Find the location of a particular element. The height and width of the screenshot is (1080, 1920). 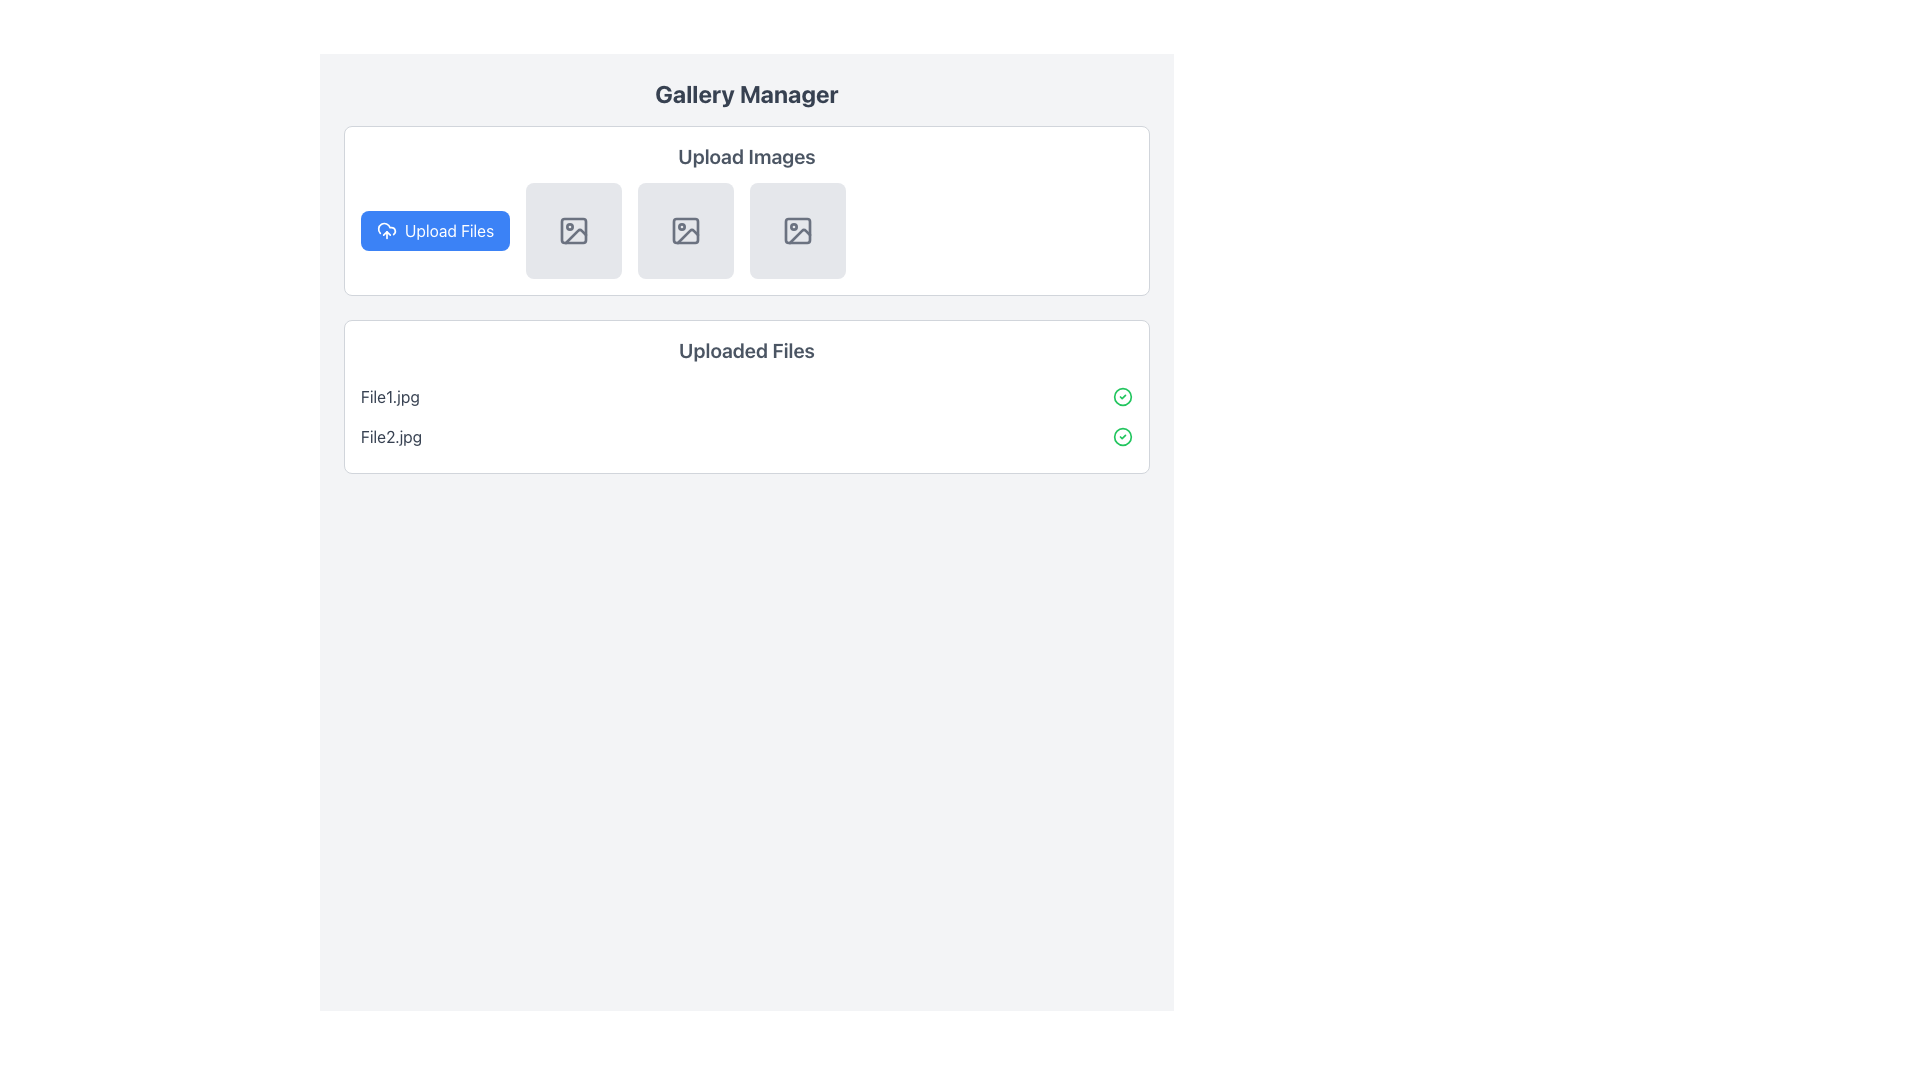

the text 'File2.jpg' for copying from the static text label in the 'Uploaded Files' section is located at coordinates (391, 435).